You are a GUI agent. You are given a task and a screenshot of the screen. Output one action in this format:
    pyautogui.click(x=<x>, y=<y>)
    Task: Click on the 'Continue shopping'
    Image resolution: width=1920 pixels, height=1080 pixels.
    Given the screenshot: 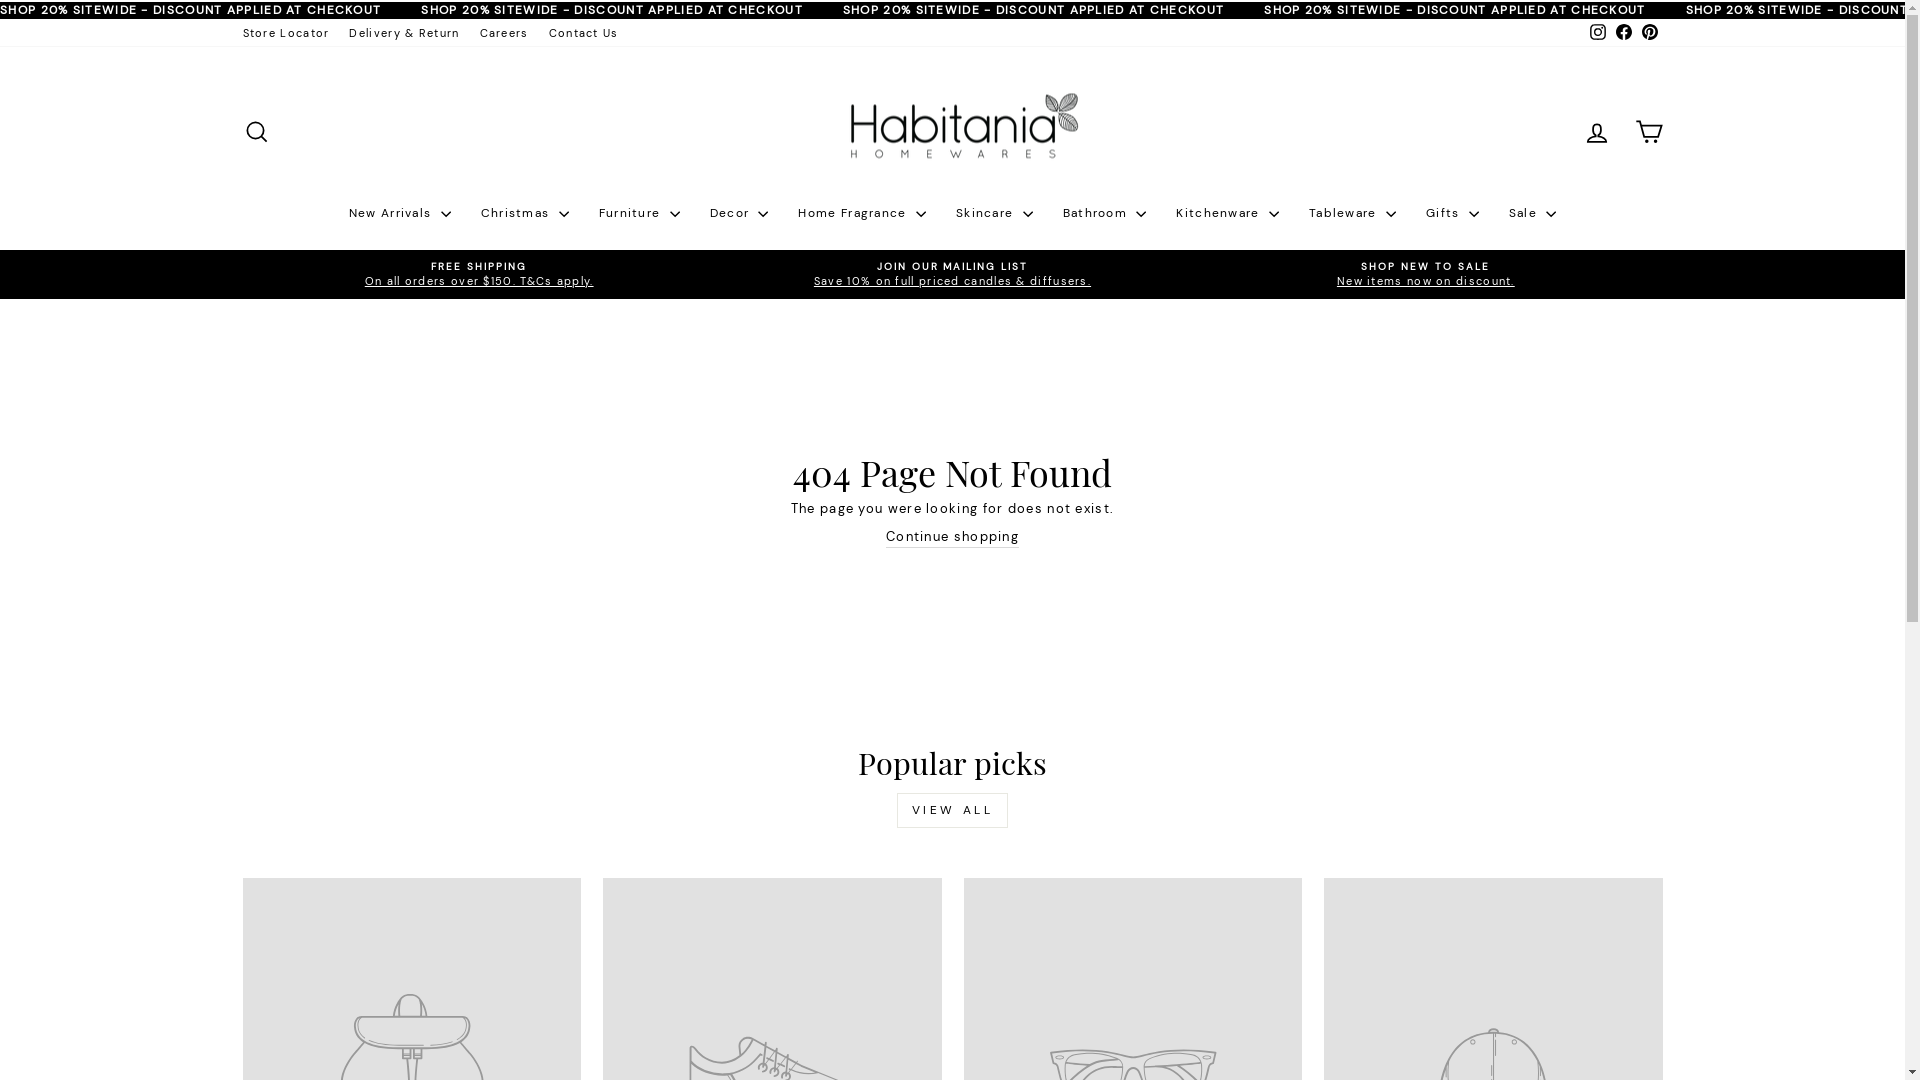 What is the action you would take?
    pyautogui.click(x=951, y=536)
    